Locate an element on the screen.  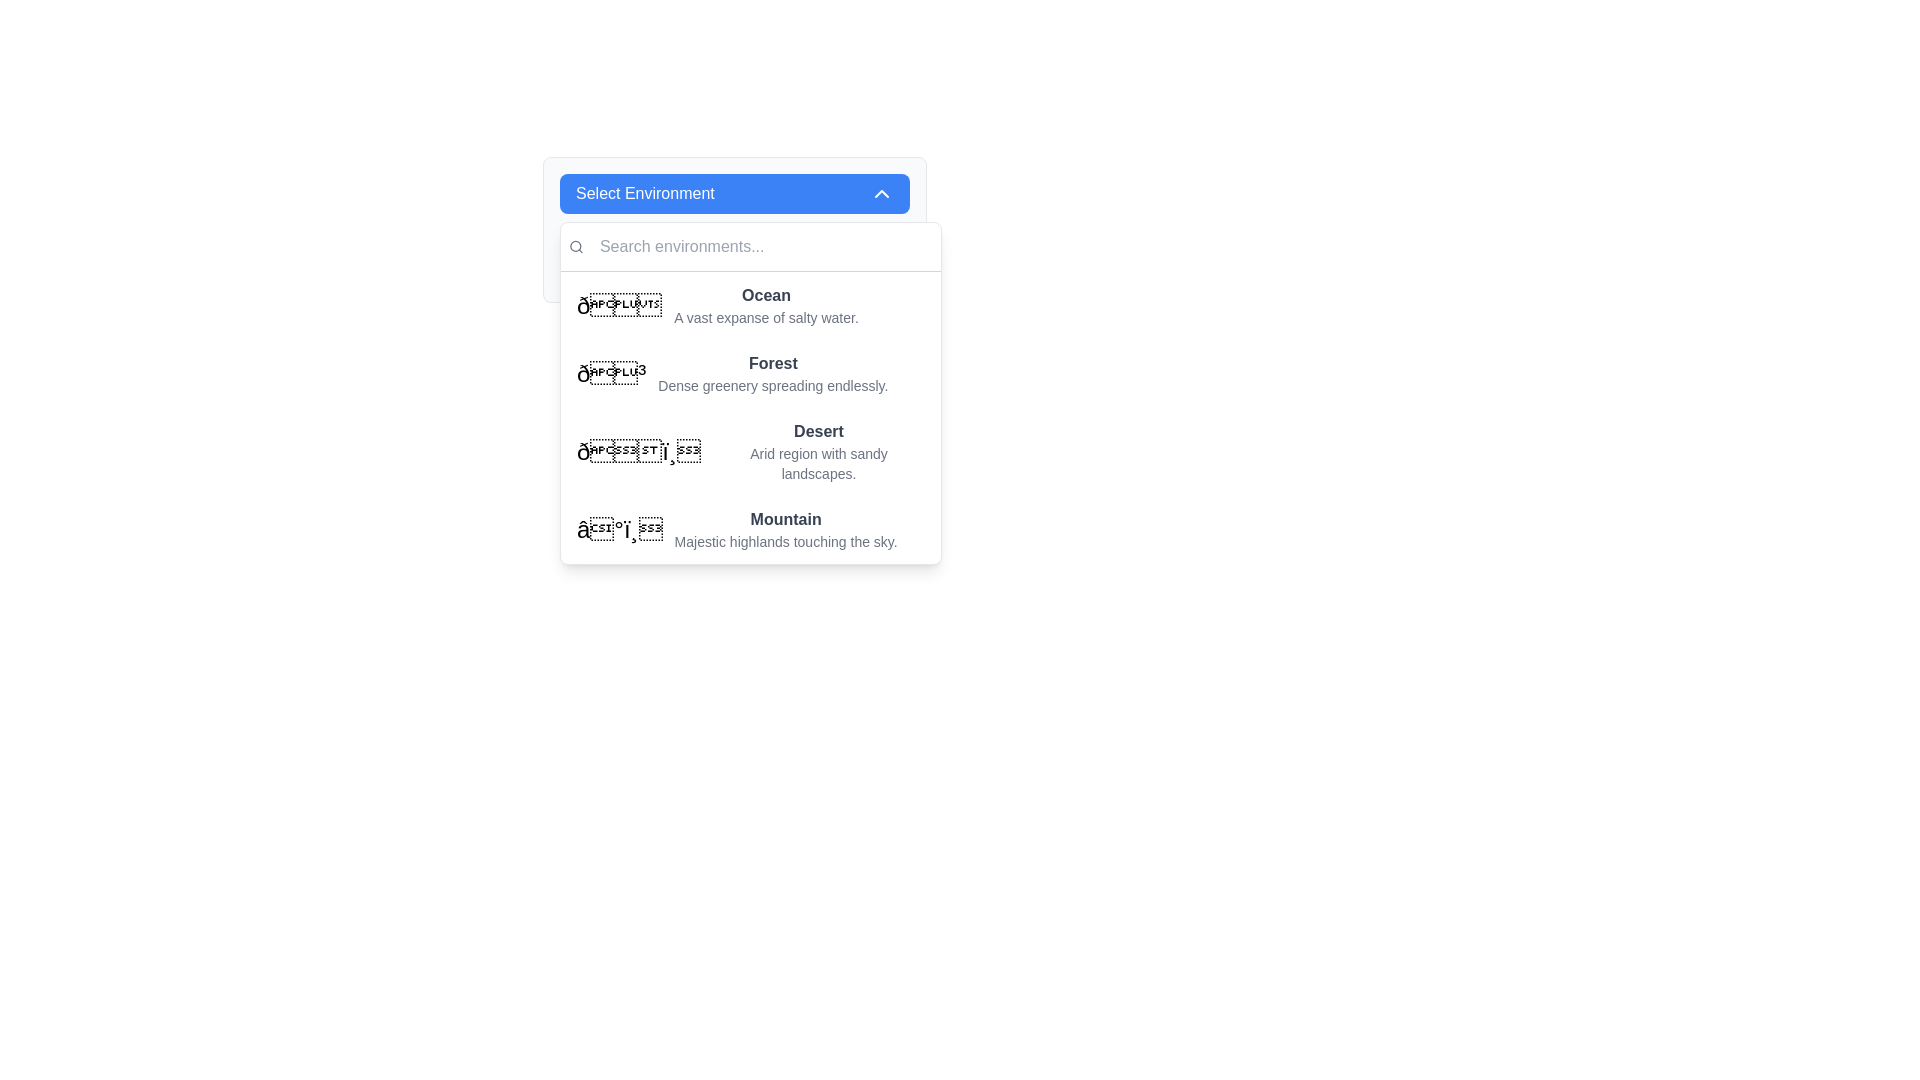
the second item in the dropdown menu is located at coordinates (731, 374).